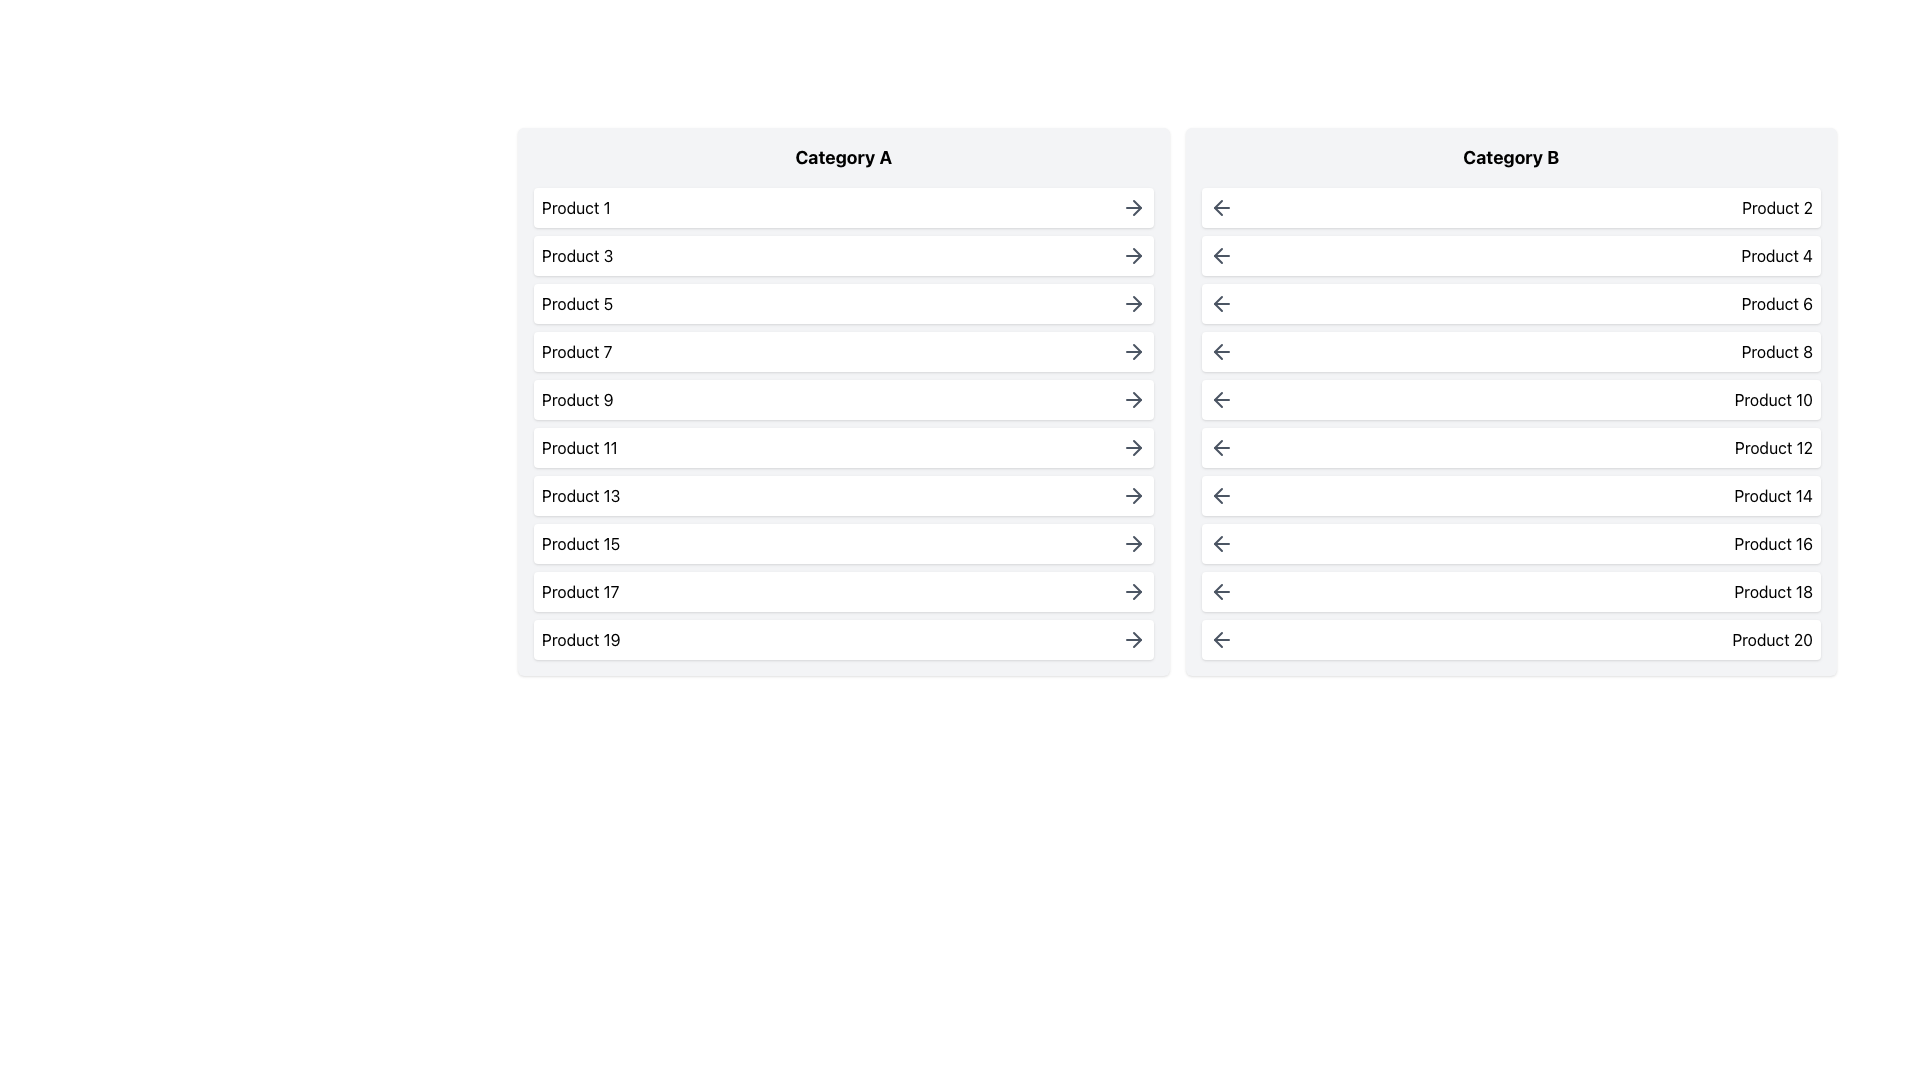  I want to click on the left-pointing arrow icon button in the 'Category B' section, adjacent to the label text of 'Product 14', so click(1220, 495).